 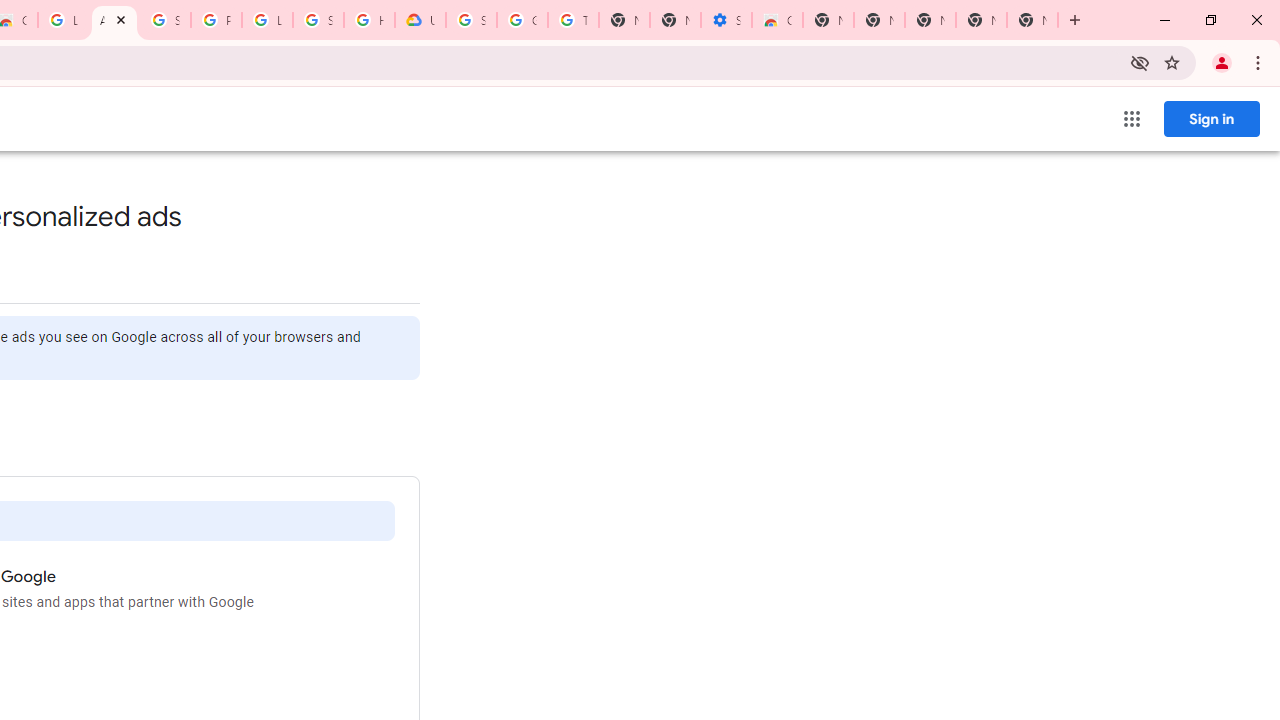 I want to click on 'Google Account Help', so click(x=522, y=20).